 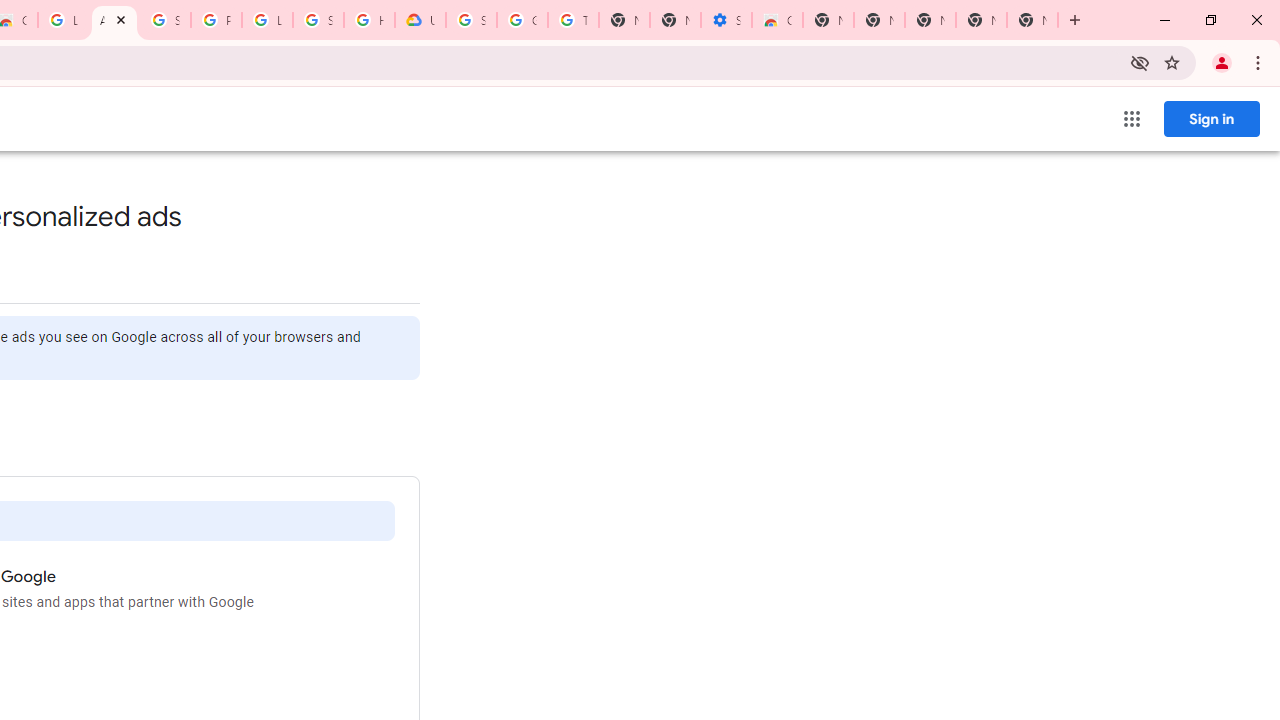 I want to click on 'Google Account Help', so click(x=522, y=20).